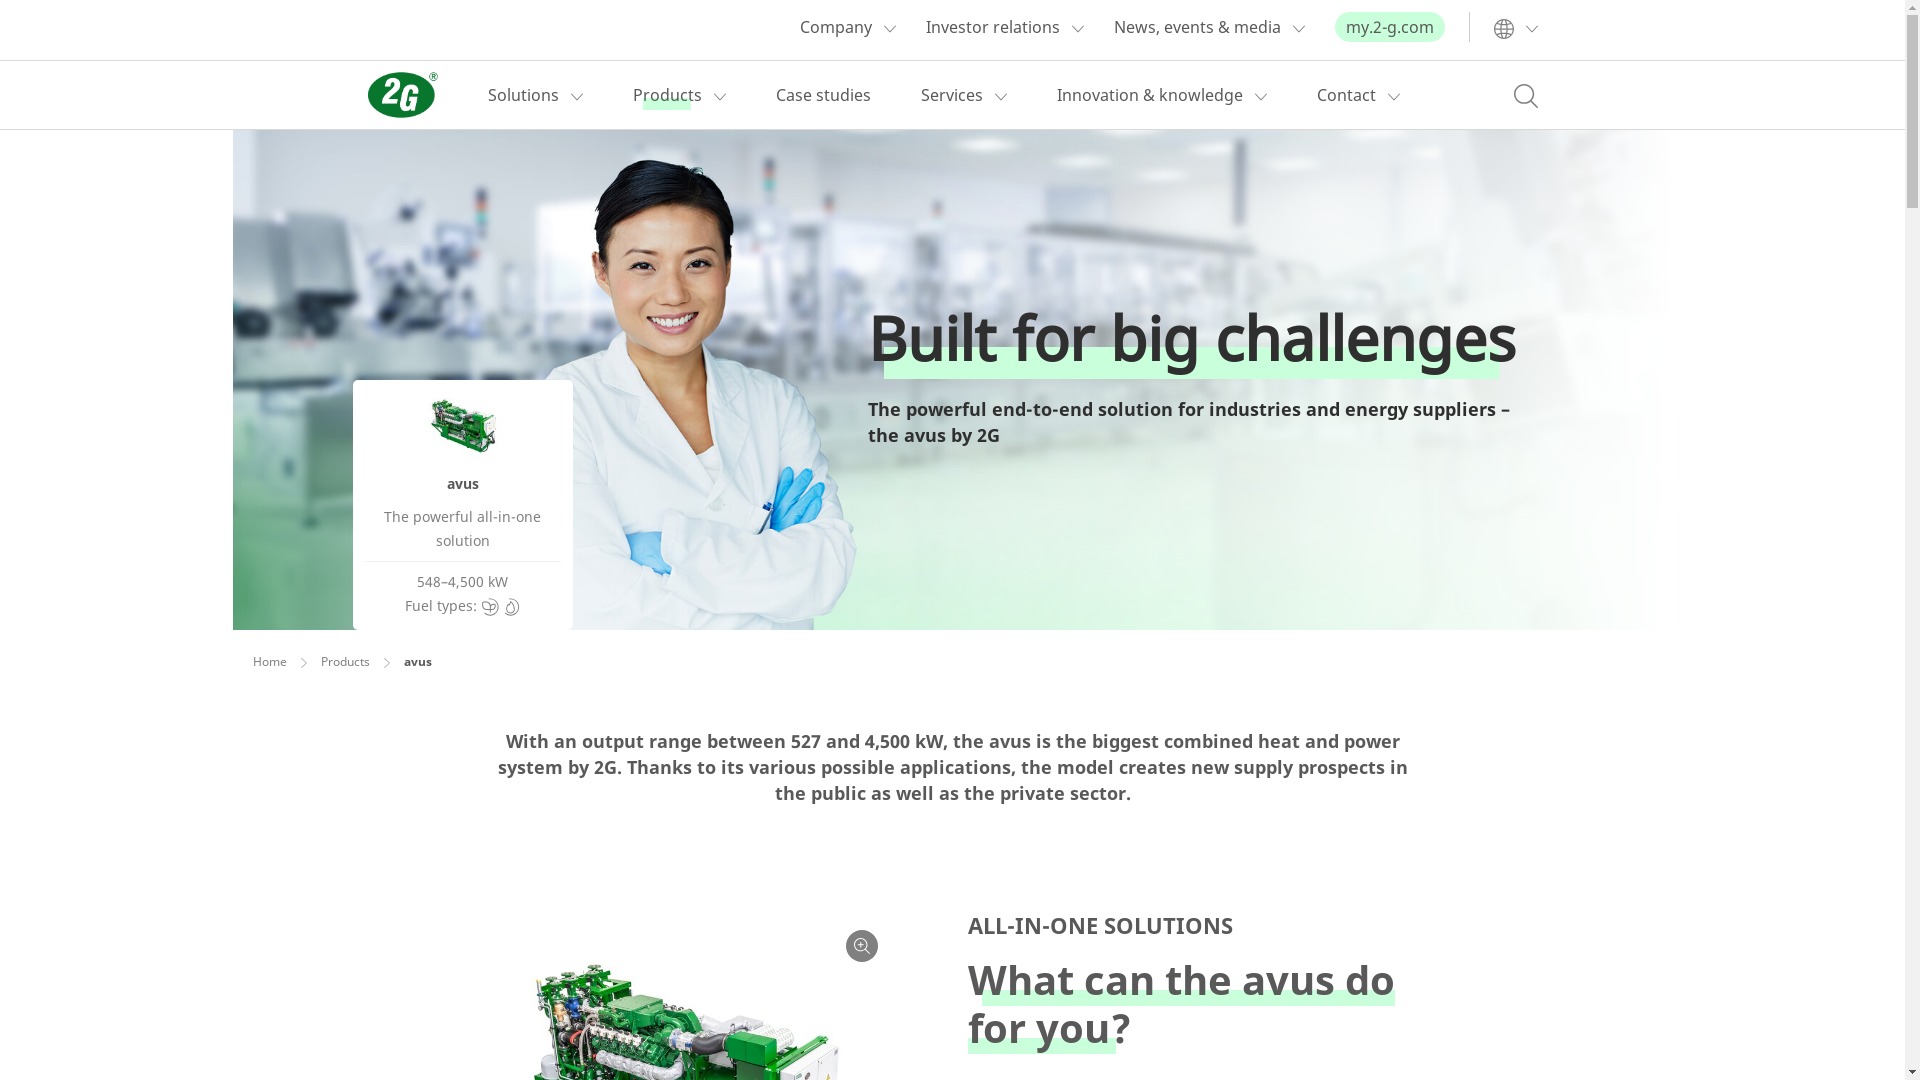  What do you see at coordinates (1345, 95) in the screenshot?
I see `'Contact'` at bounding box center [1345, 95].